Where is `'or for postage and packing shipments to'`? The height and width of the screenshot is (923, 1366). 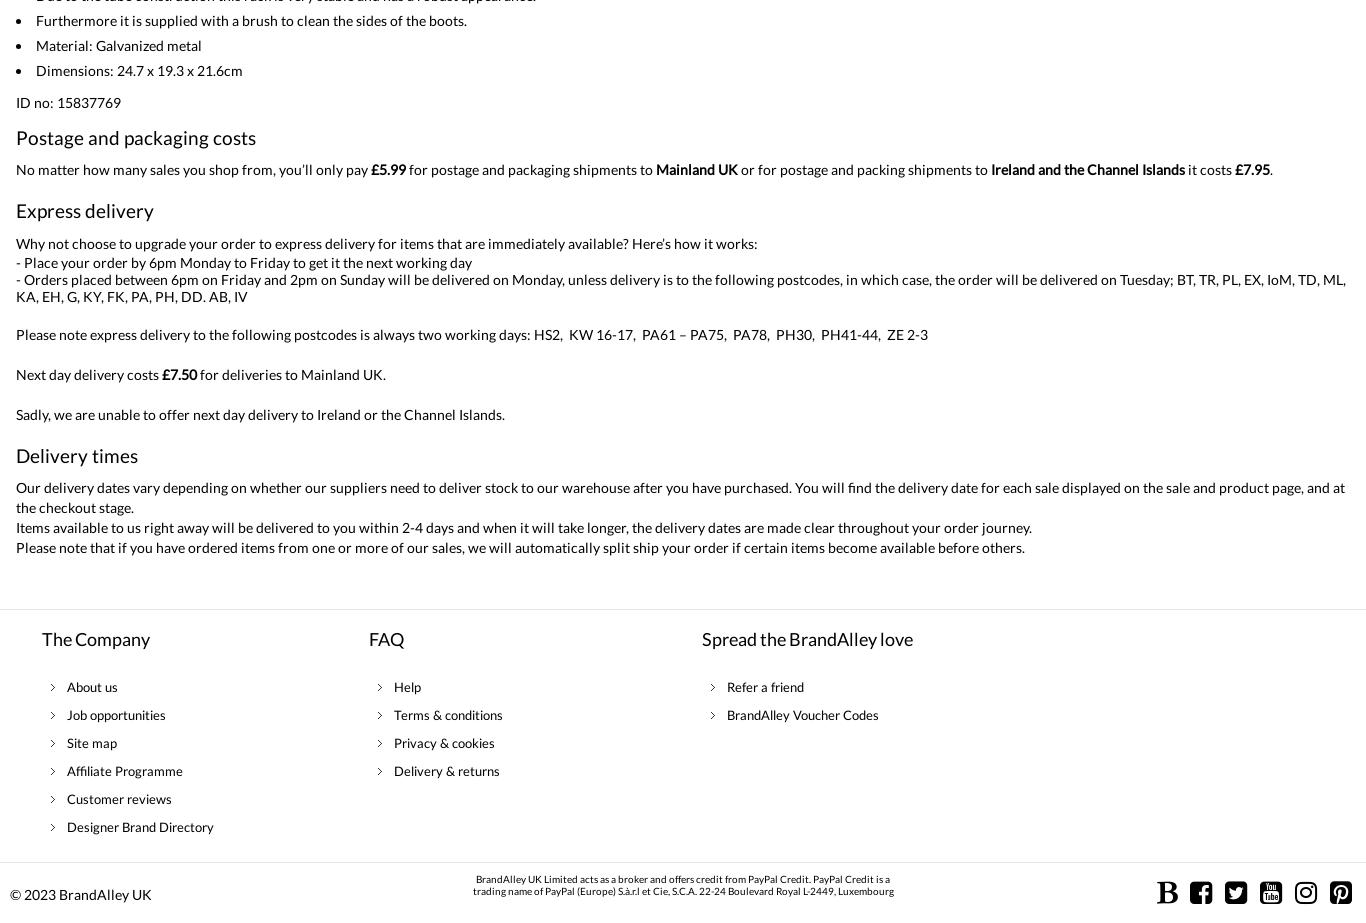 'or for postage and packing shipments to' is located at coordinates (863, 169).